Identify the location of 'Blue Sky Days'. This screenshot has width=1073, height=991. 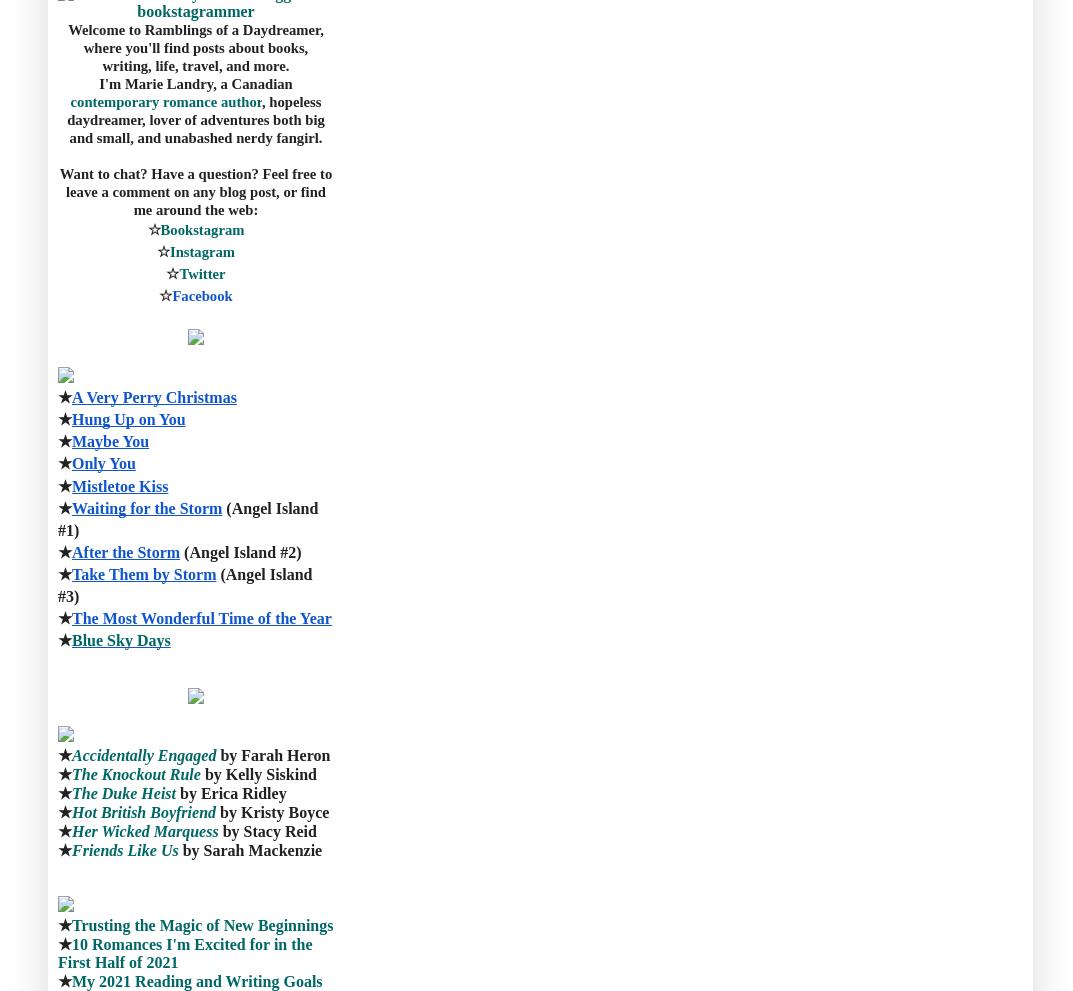
(120, 639).